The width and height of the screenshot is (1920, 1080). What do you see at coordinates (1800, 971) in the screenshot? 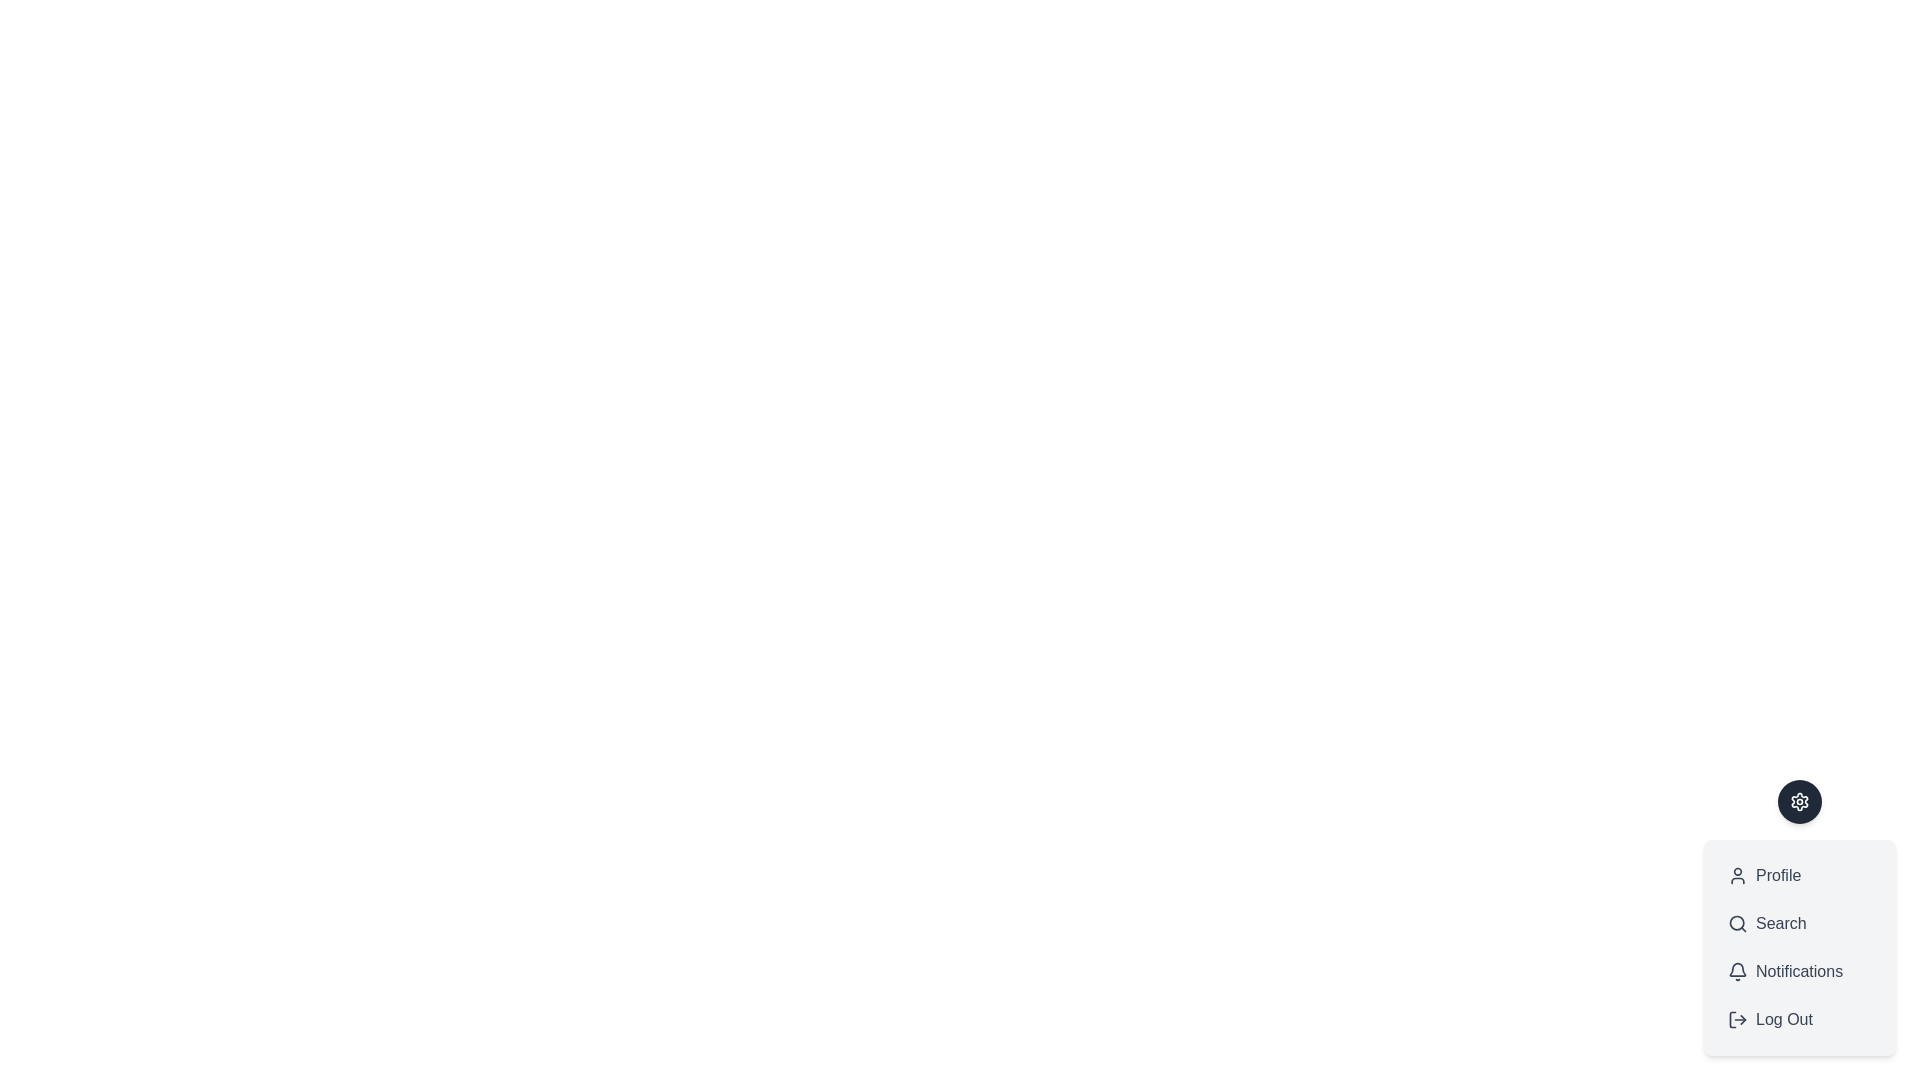
I see `the third menu item in the dropdown, located between 'Search' and 'Log Out'` at bounding box center [1800, 971].